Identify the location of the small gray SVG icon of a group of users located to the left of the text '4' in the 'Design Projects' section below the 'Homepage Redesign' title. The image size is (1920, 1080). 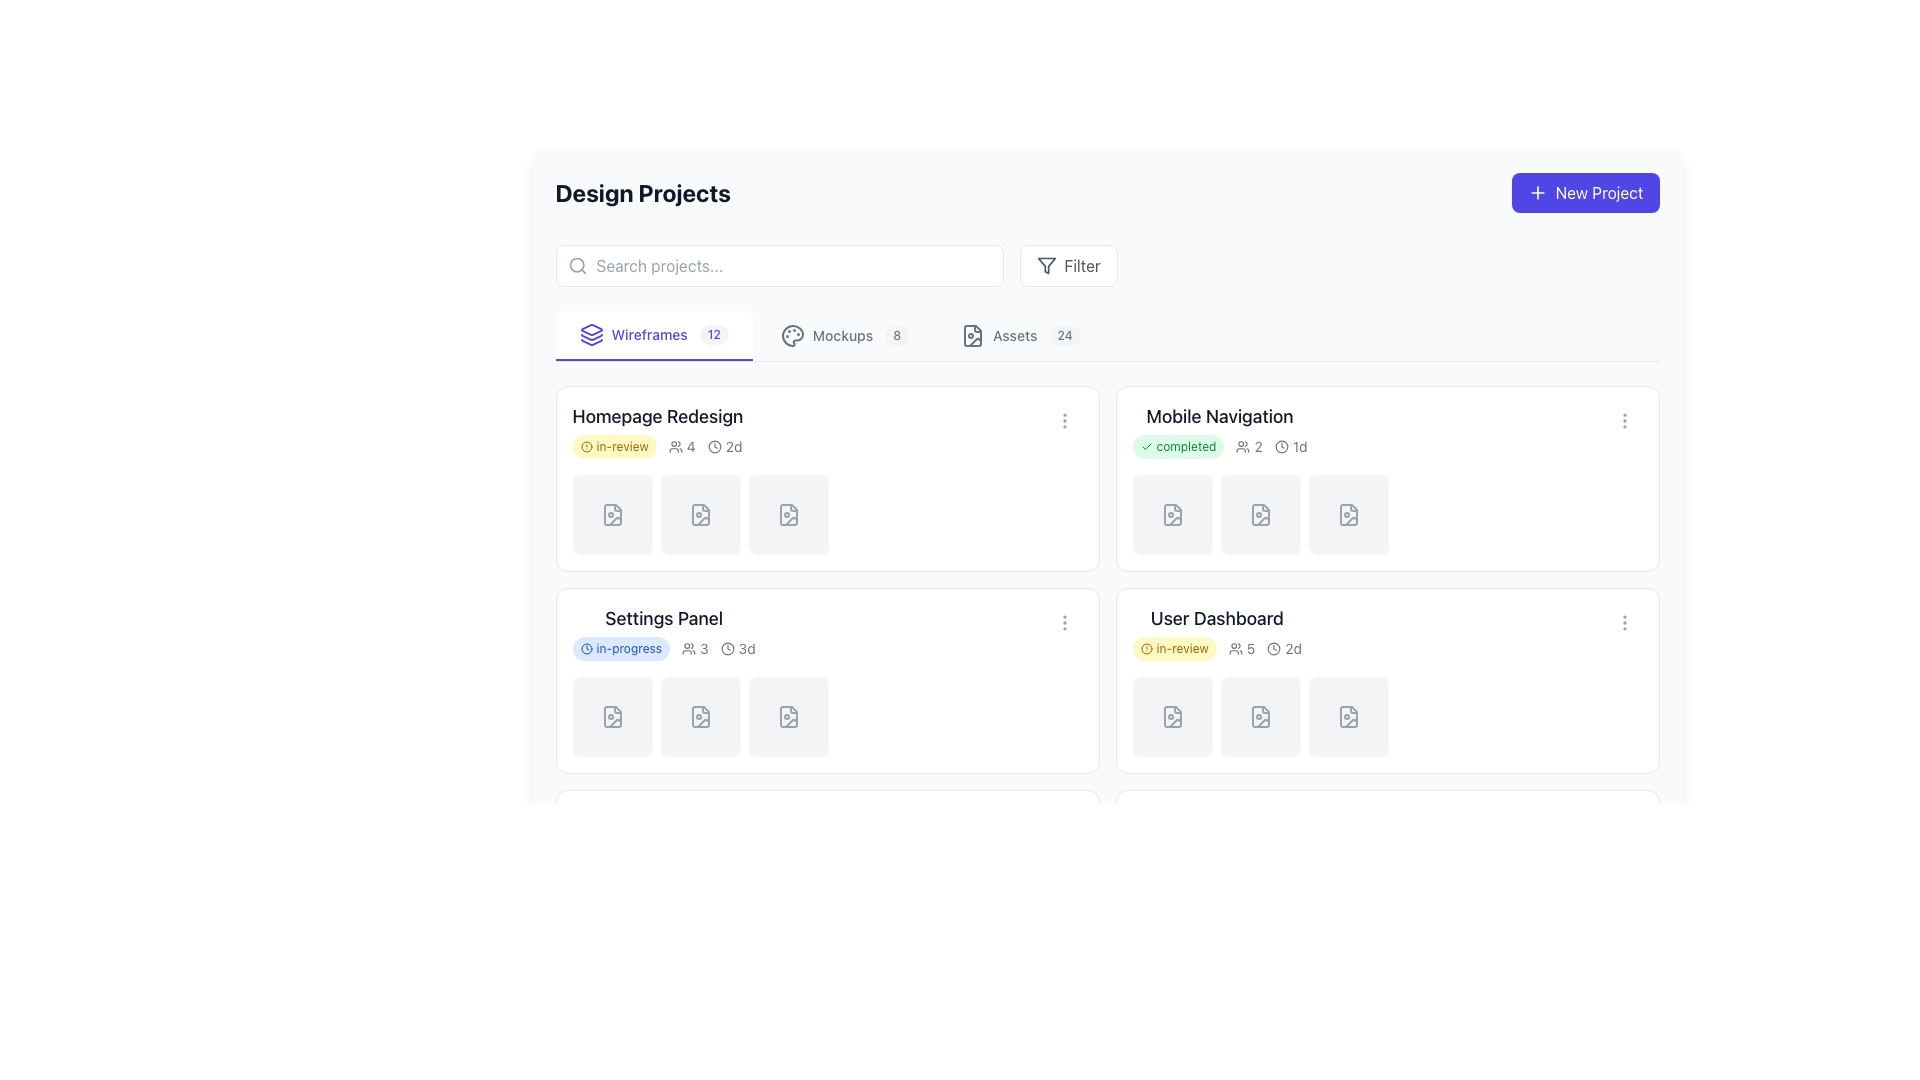
(675, 446).